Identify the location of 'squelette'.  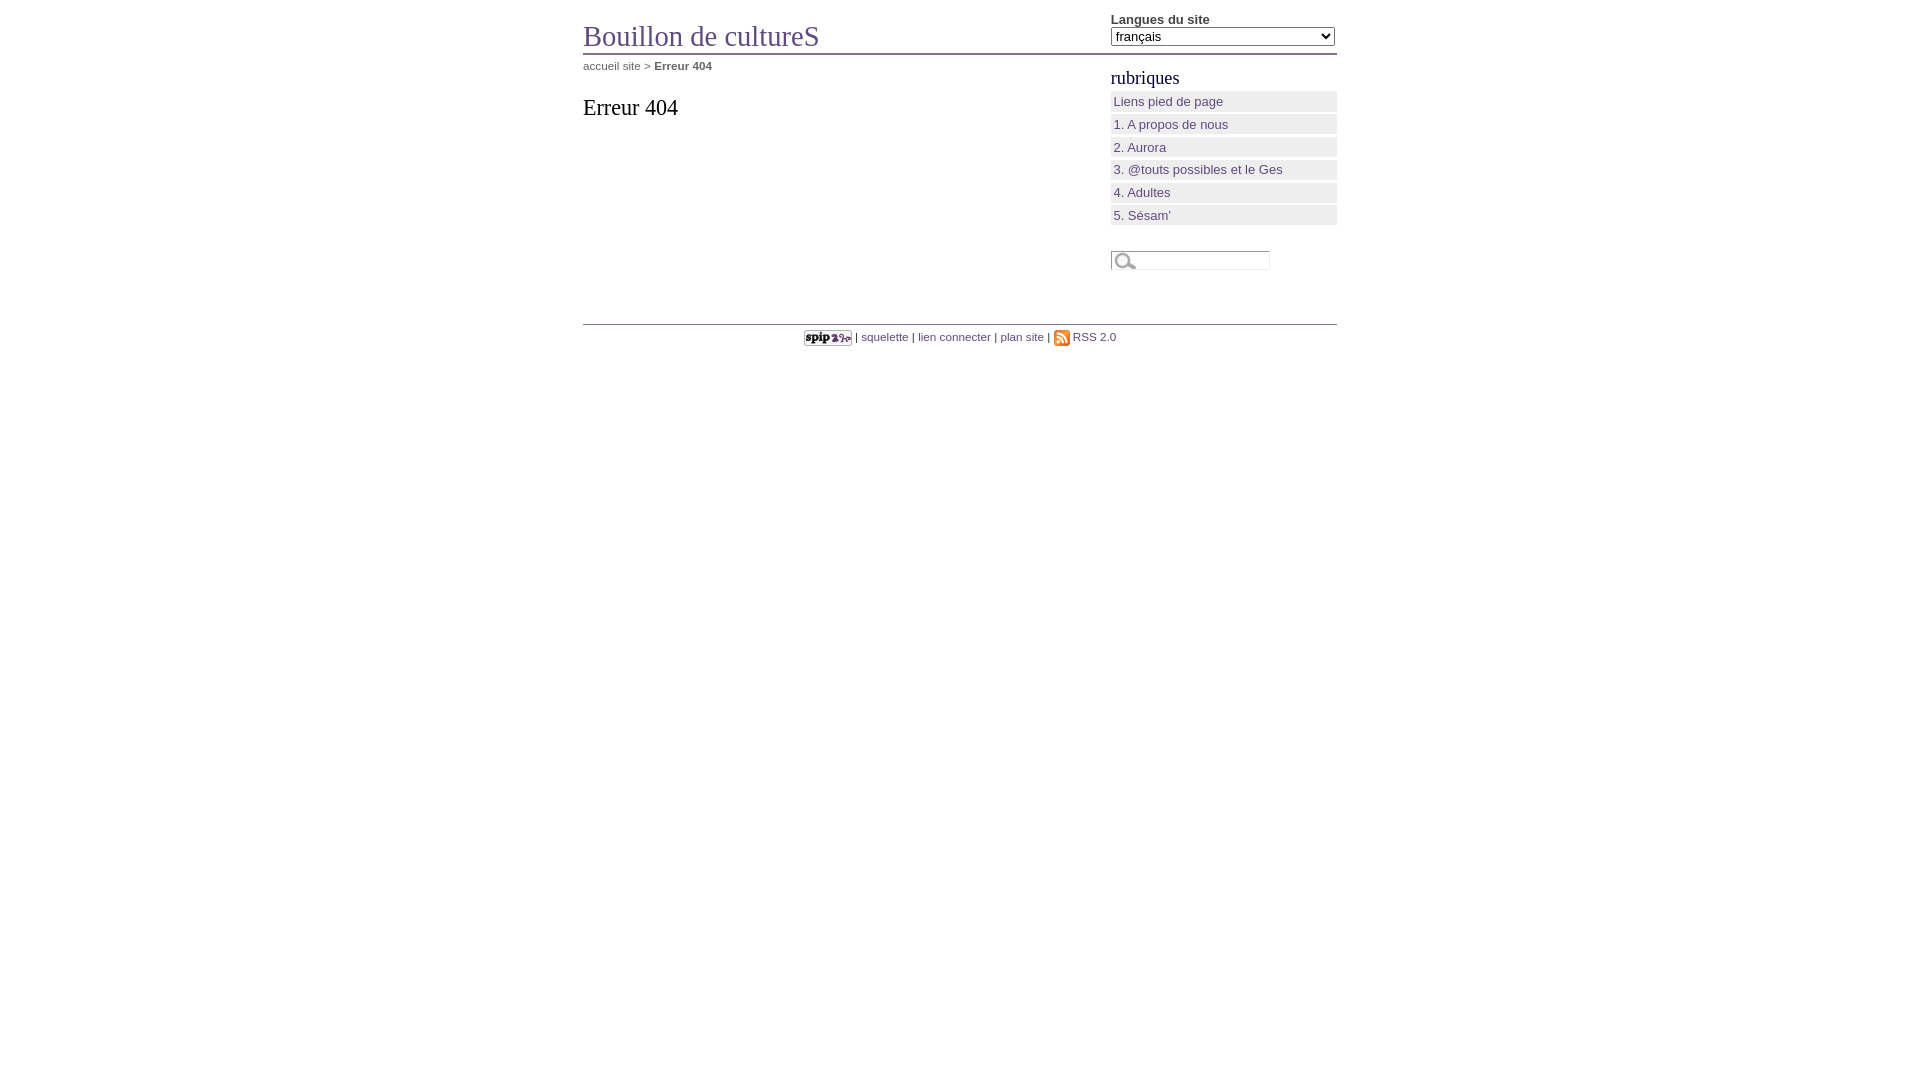
(883, 335).